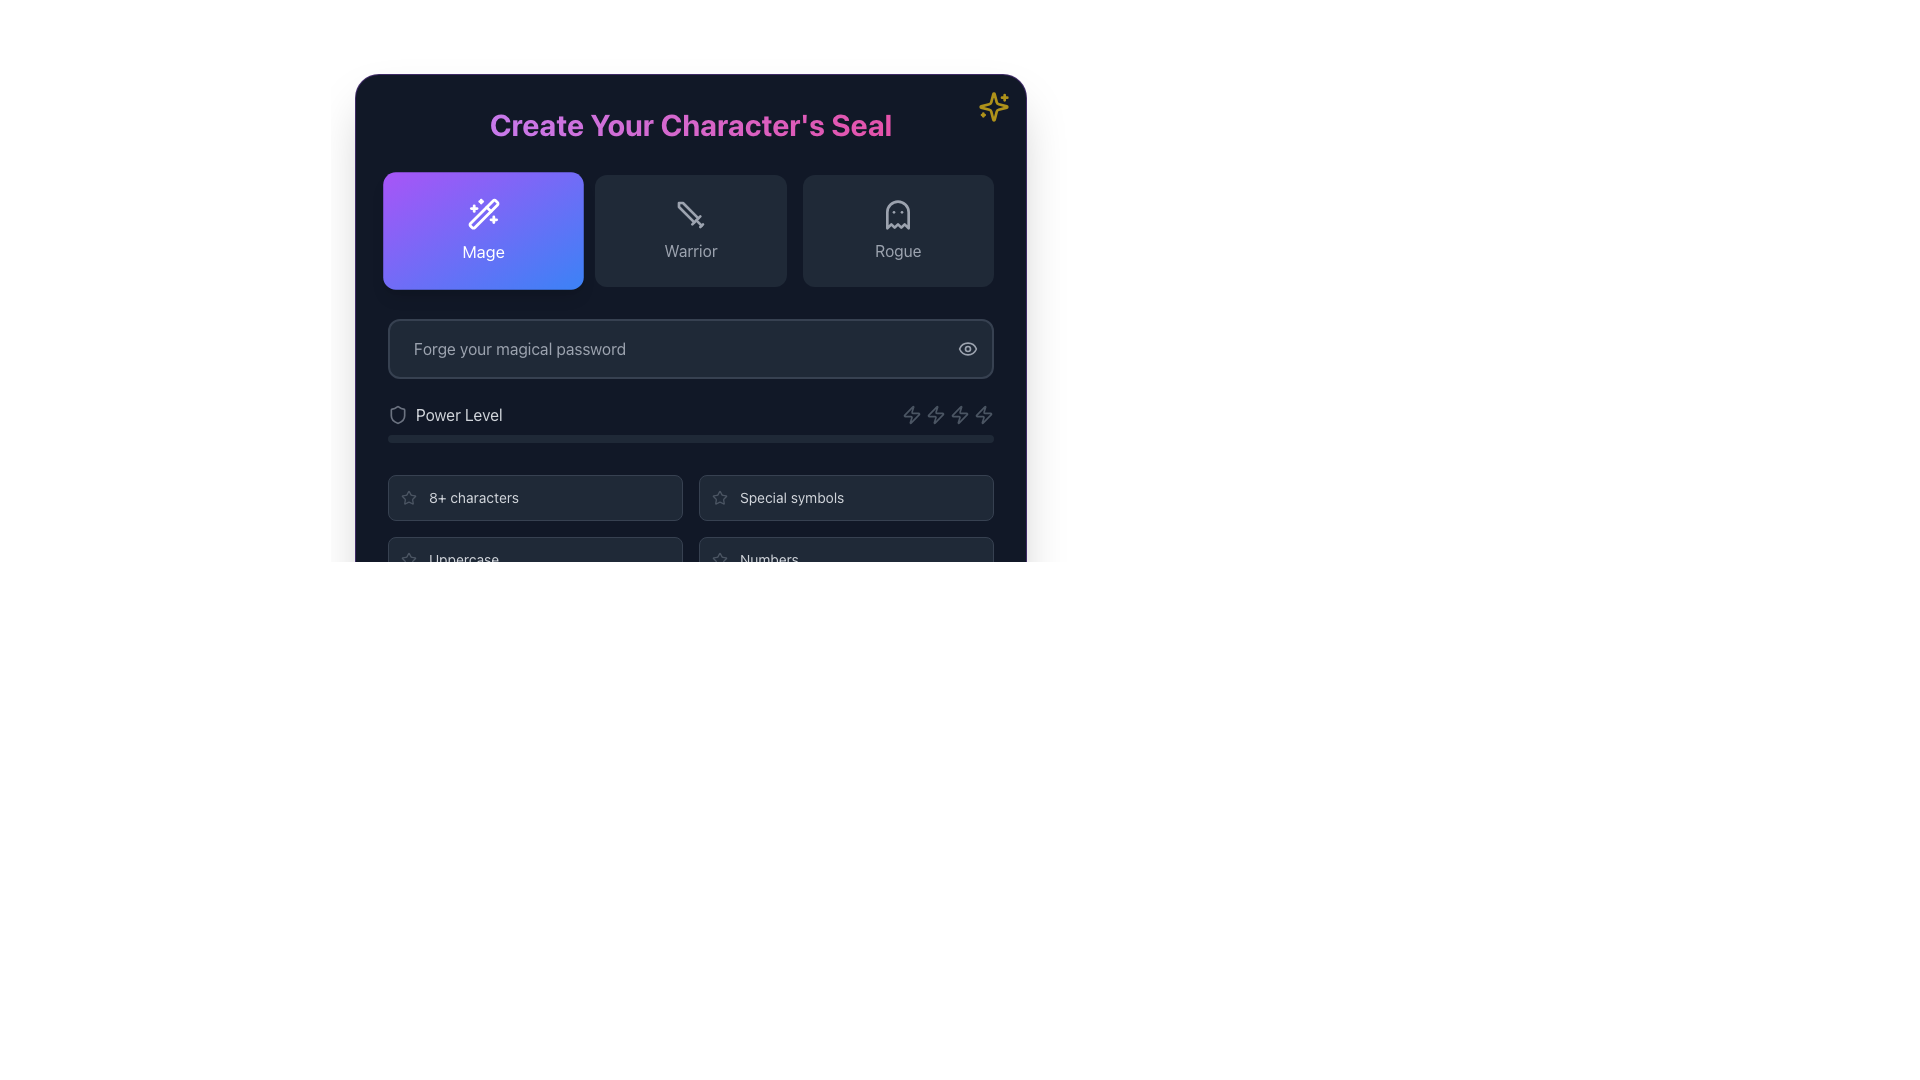  I want to click on text of the static display item indicating the requirement of including uppercase letters in the password creation context, located in the bottom-left corner of a grid layout as the third element in the first column, so click(535, 559).